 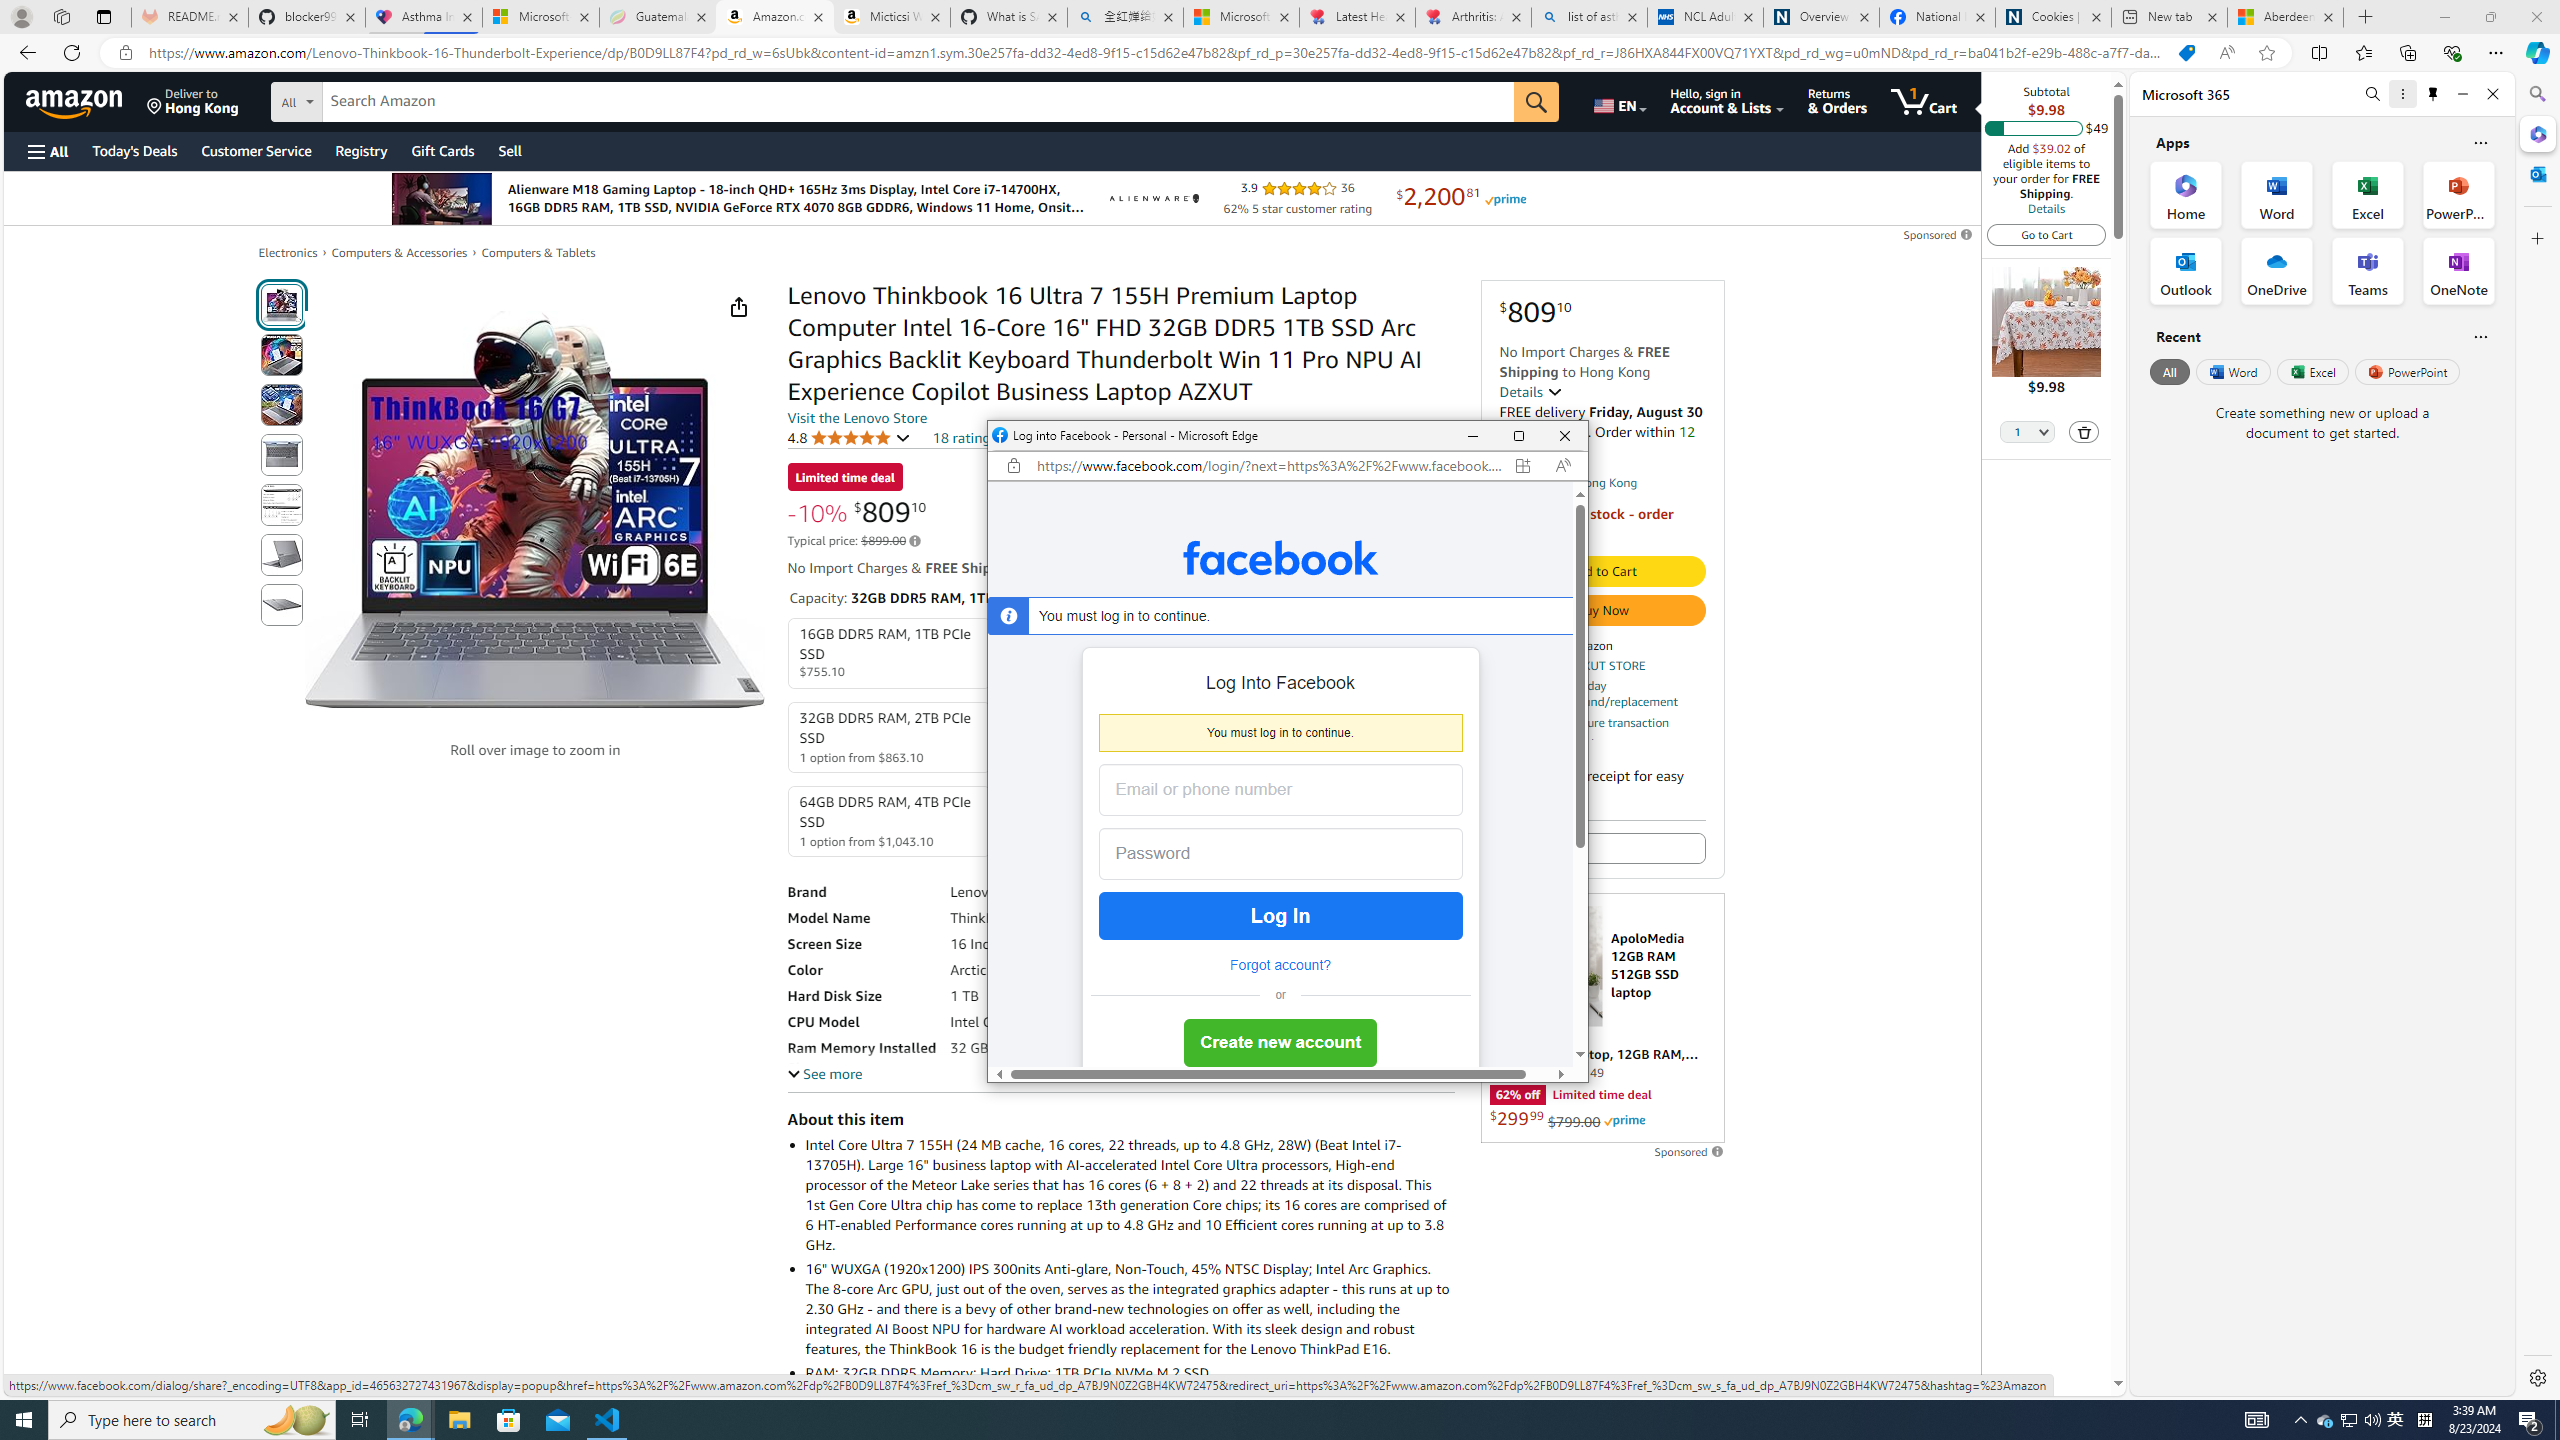 What do you see at coordinates (423, 16) in the screenshot?
I see `'Asthma Inhalers: Names and Types'` at bounding box center [423, 16].